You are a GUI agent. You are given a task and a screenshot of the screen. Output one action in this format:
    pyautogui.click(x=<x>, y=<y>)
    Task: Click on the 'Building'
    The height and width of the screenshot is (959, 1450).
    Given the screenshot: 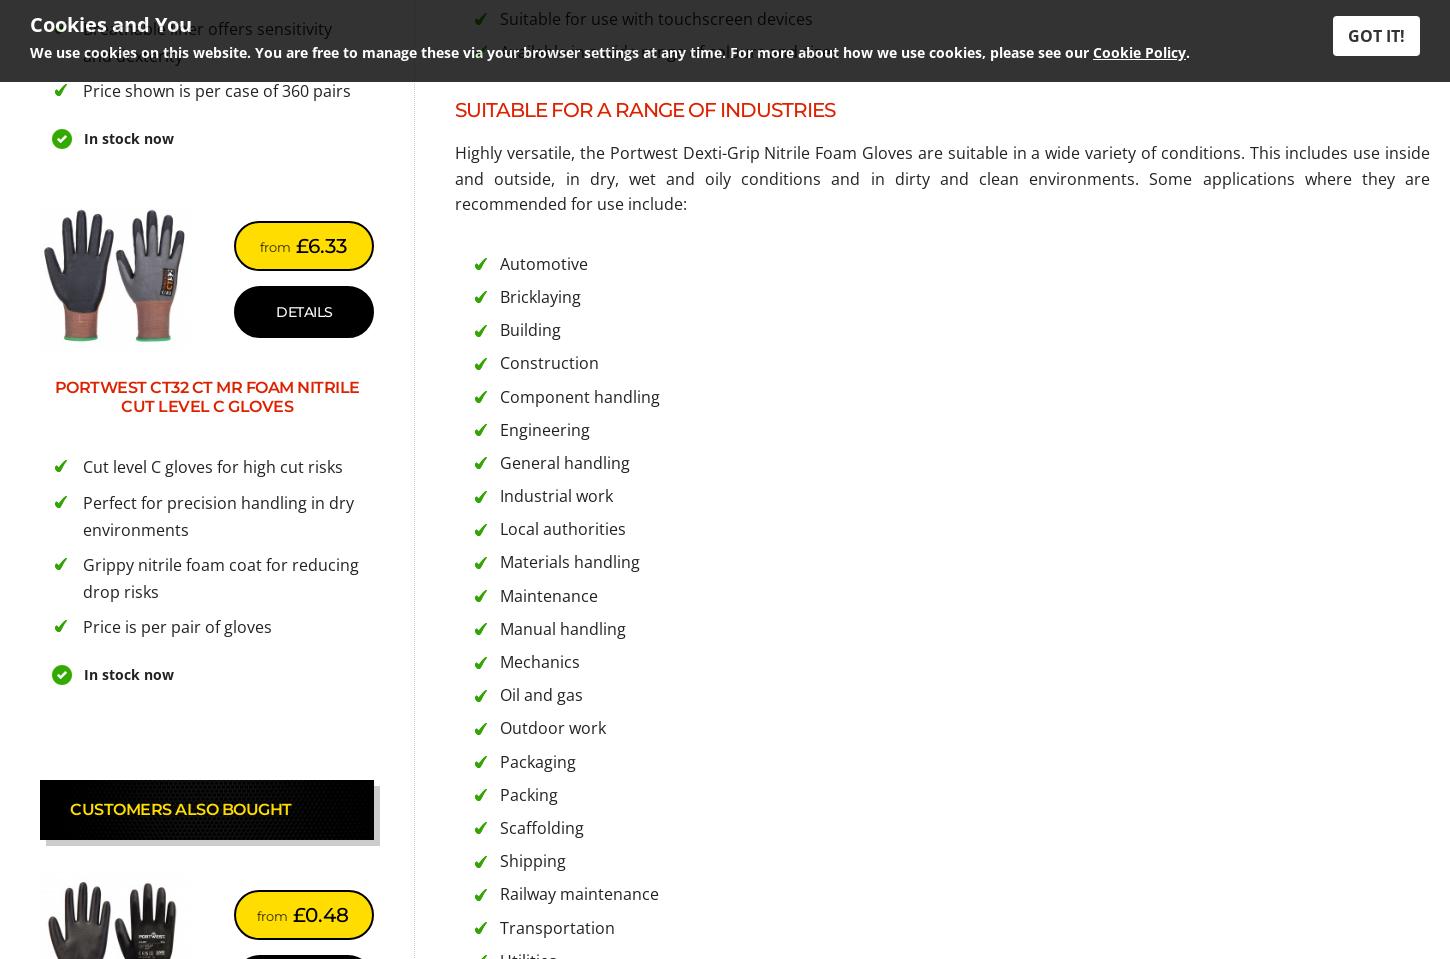 What is the action you would take?
    pyautogui.click(x=530, y=328)
    